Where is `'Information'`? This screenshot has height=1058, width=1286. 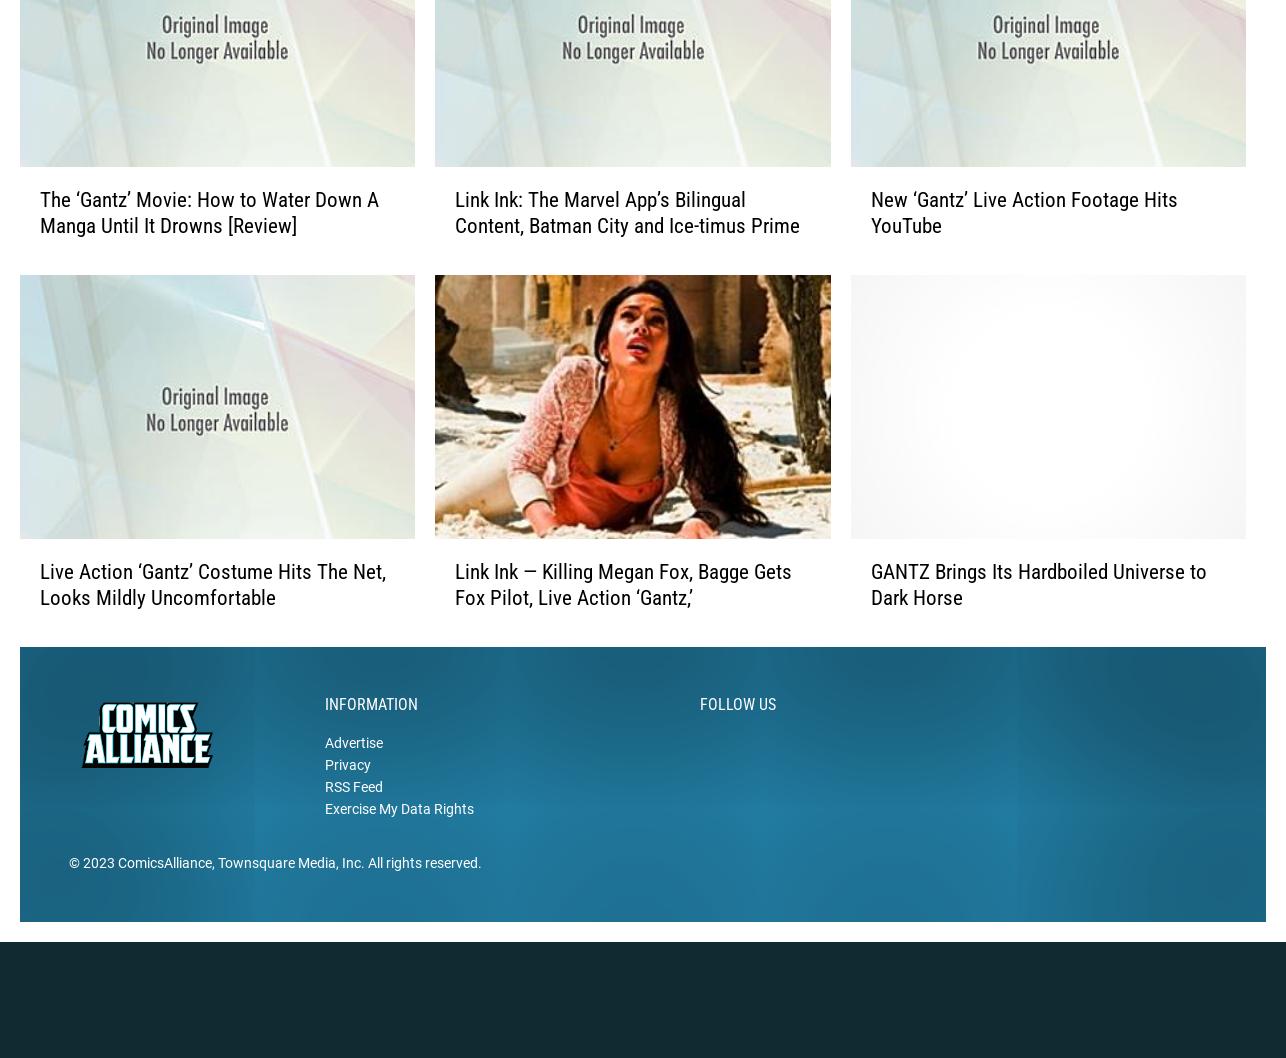
'Information' is located at coordinates (370, 735).